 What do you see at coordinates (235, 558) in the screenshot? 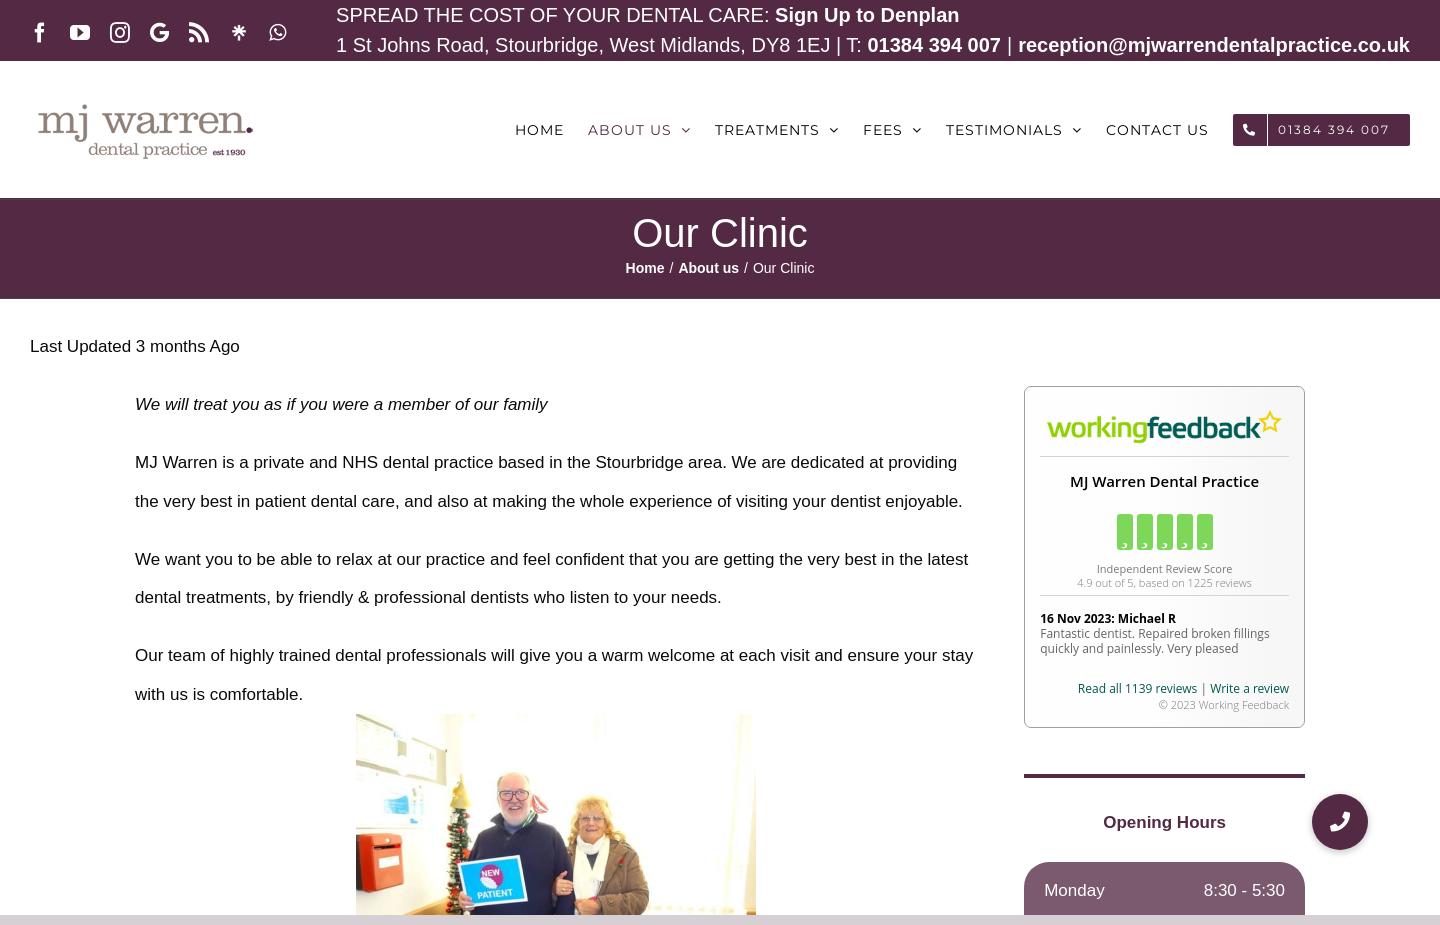
I see `'We want you to be able to'` at bounding box center [235, 558].